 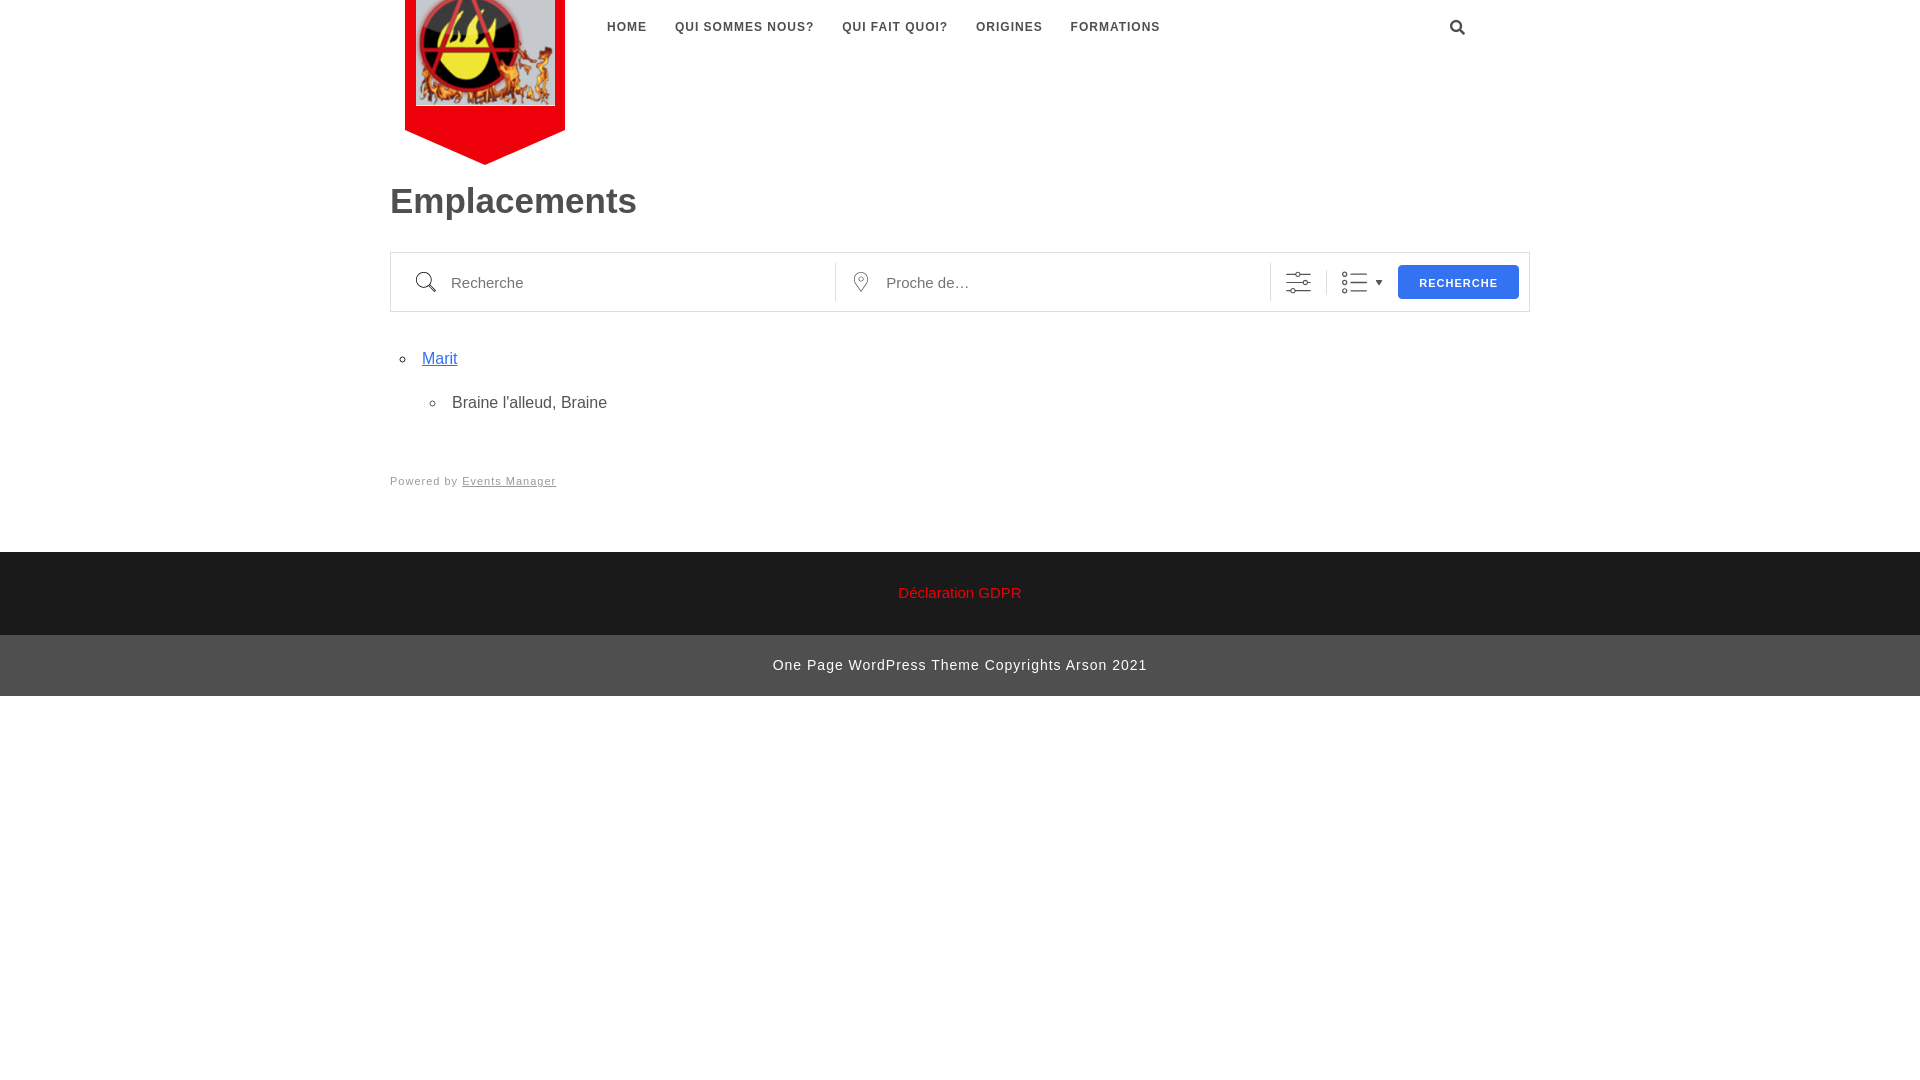 I want to click on 'ORIGINES', so click(x=1009, y=27).